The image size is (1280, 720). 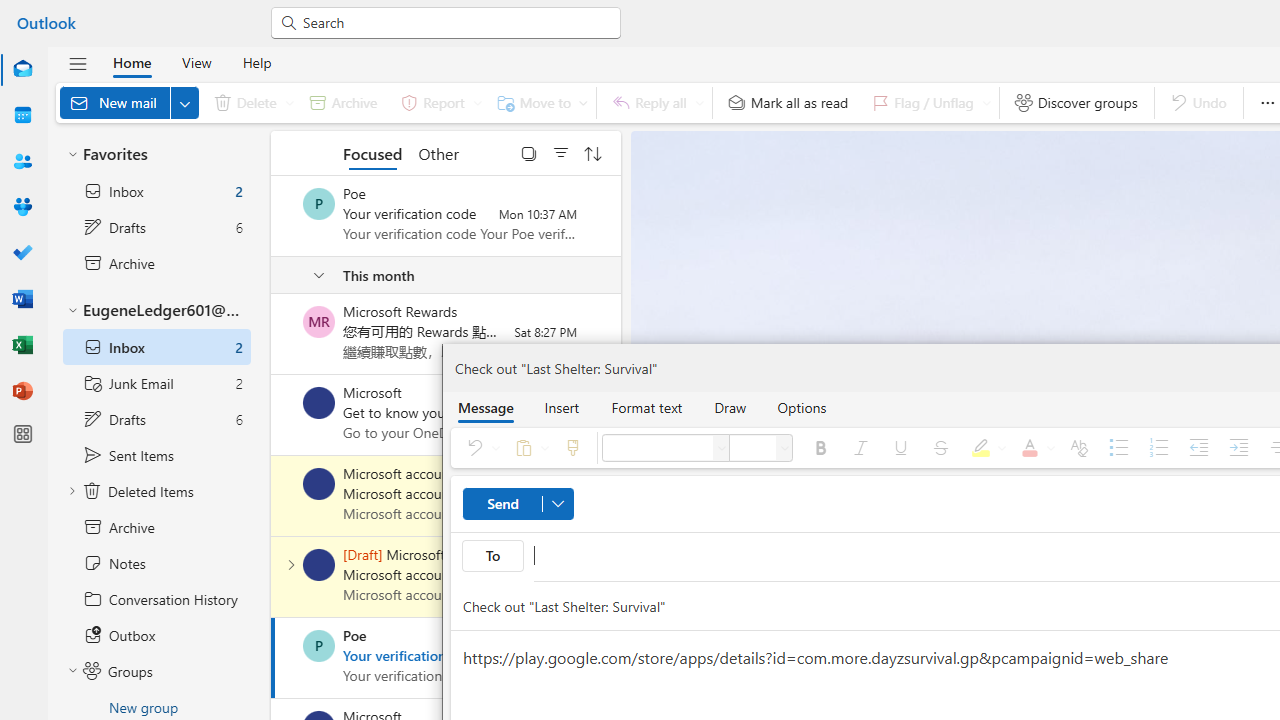 I want to click on 'Sorted: By Date', so click(x=592, y=152).